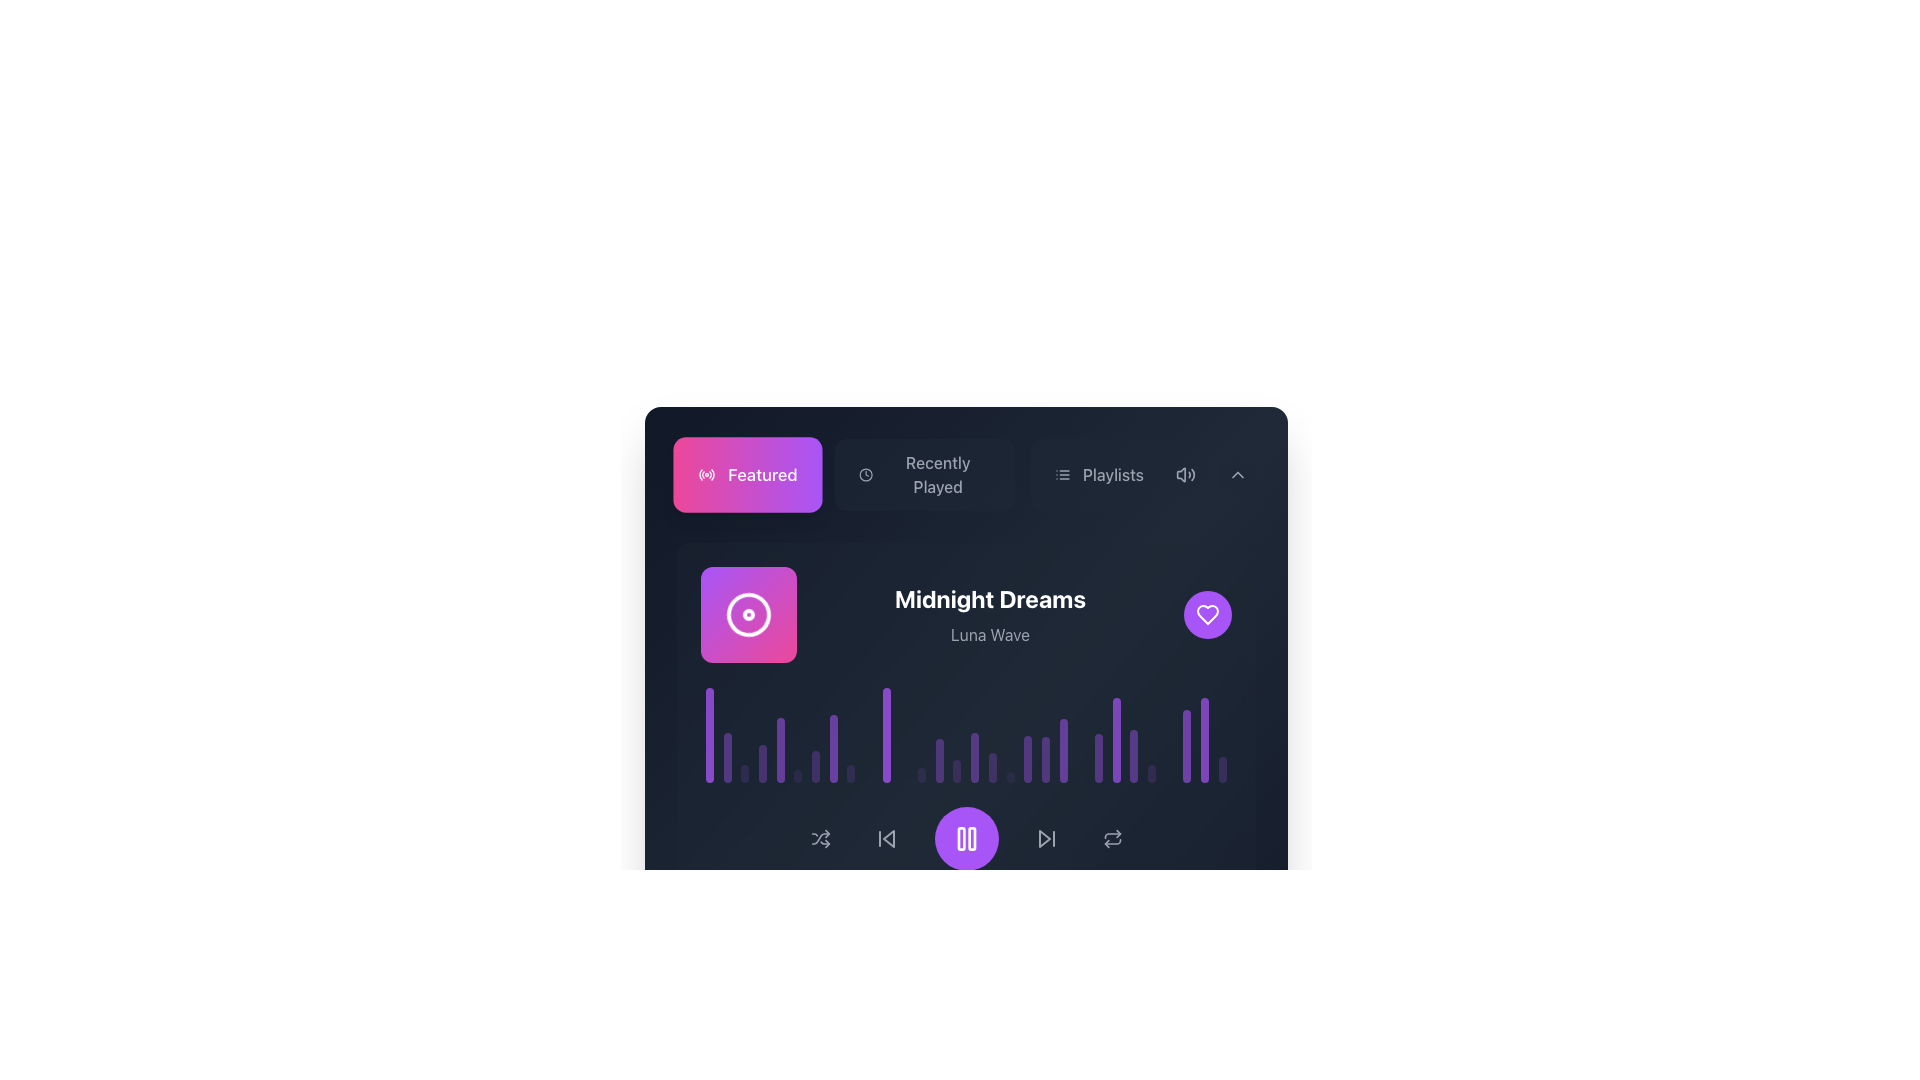 The image size is (1920, 1080). What do you see at coordinates (1134, 756) in the screenshot?
I see `the 24th audio visualization bar, which is a vertical rounded bar with a gradient purple color, located in the audio visualization interface below the song title and artist name` at bounding box center [1134, 756].